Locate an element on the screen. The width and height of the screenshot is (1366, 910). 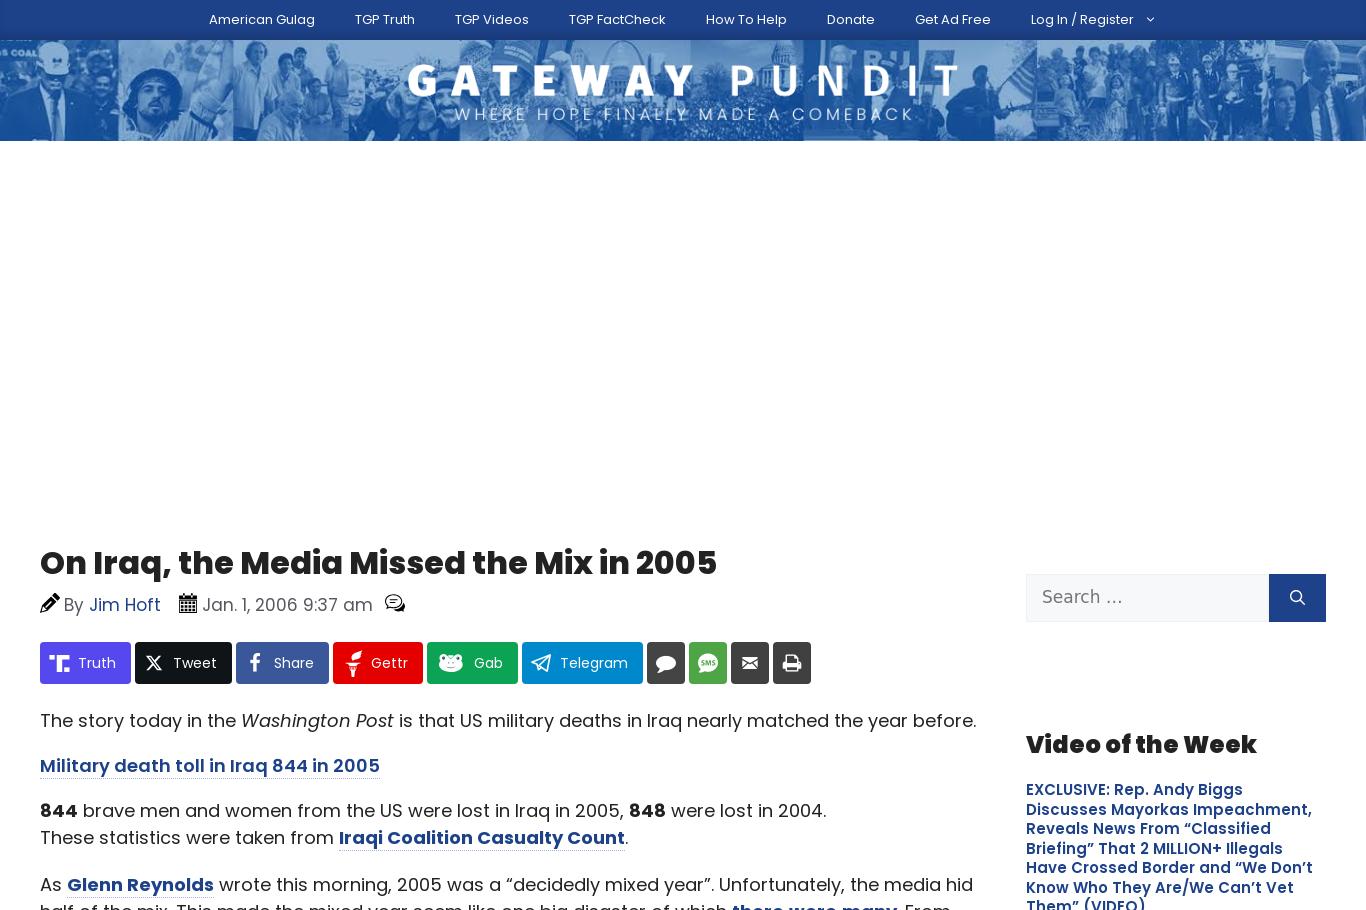
'About Us' is located at coordinates (426, 14).